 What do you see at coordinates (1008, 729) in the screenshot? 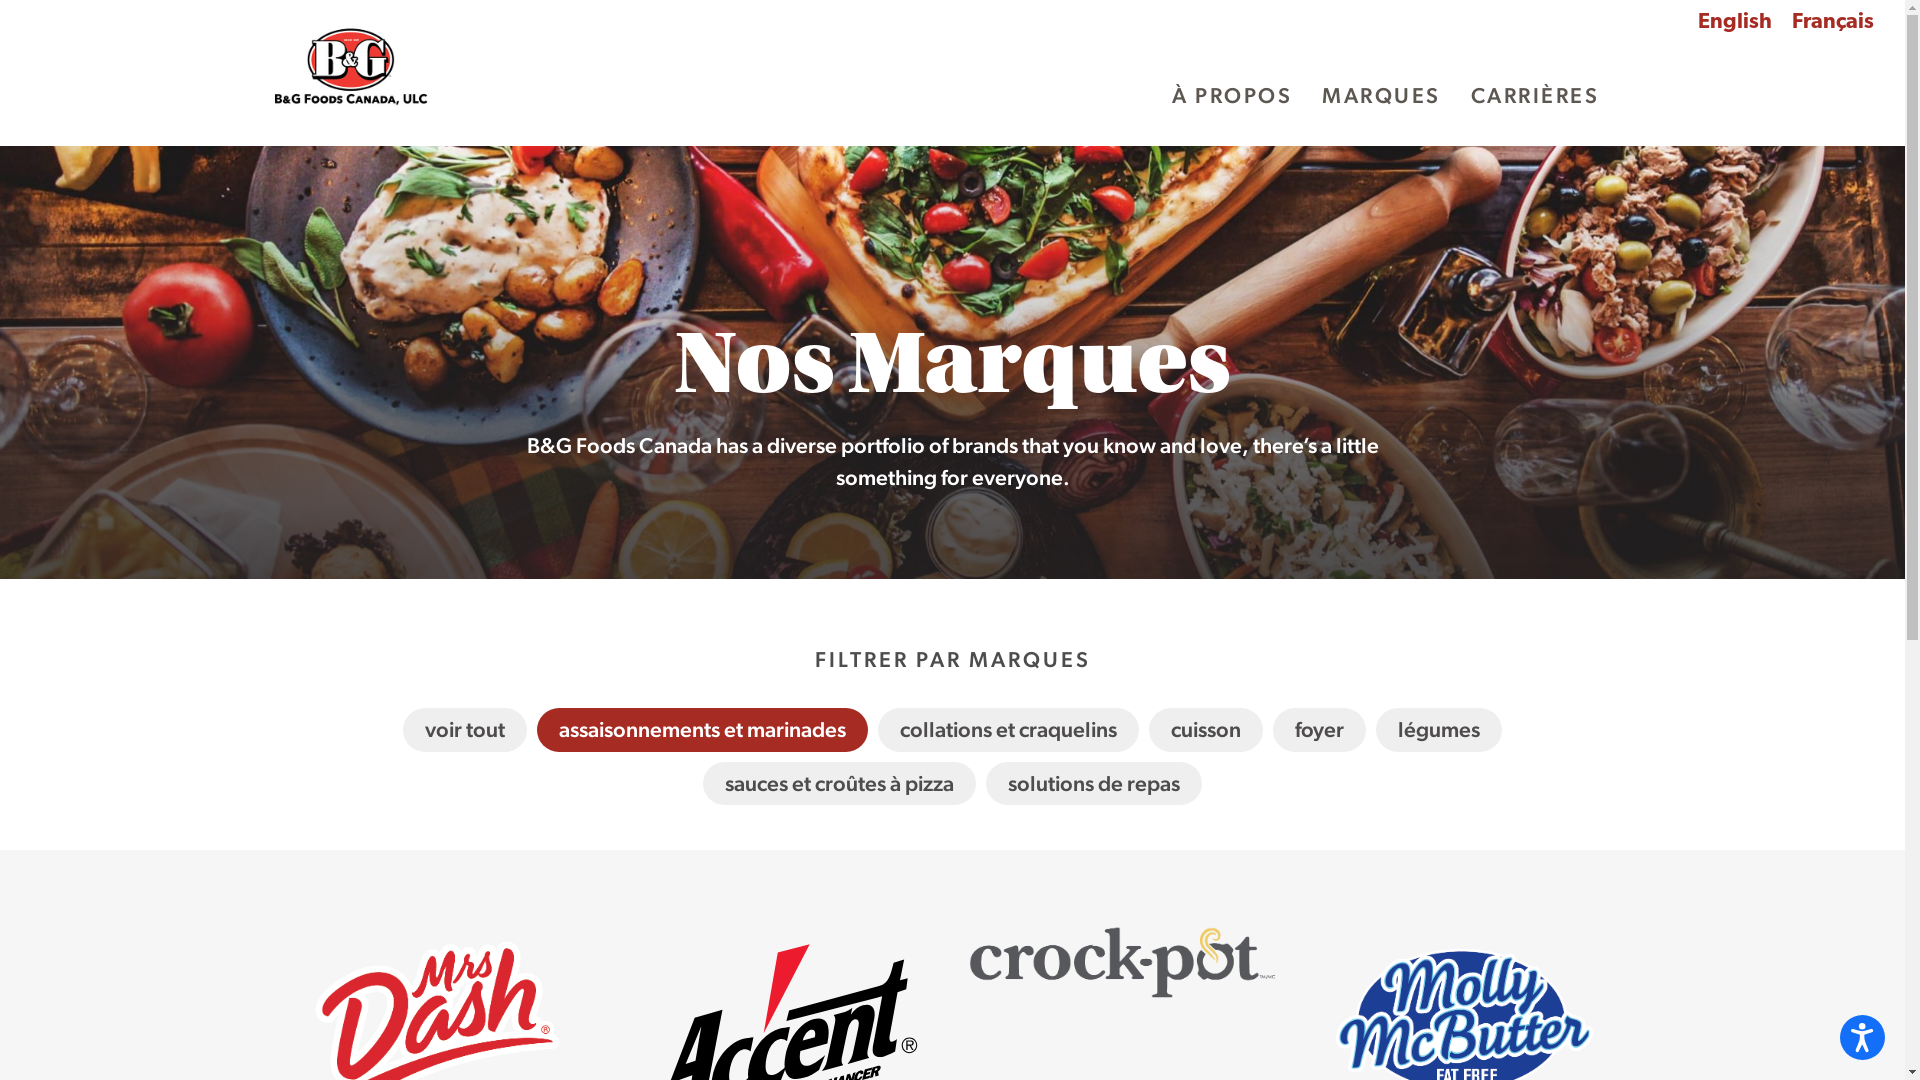
I see `'collations et craquelins'` at bounding box center [1008, 729].